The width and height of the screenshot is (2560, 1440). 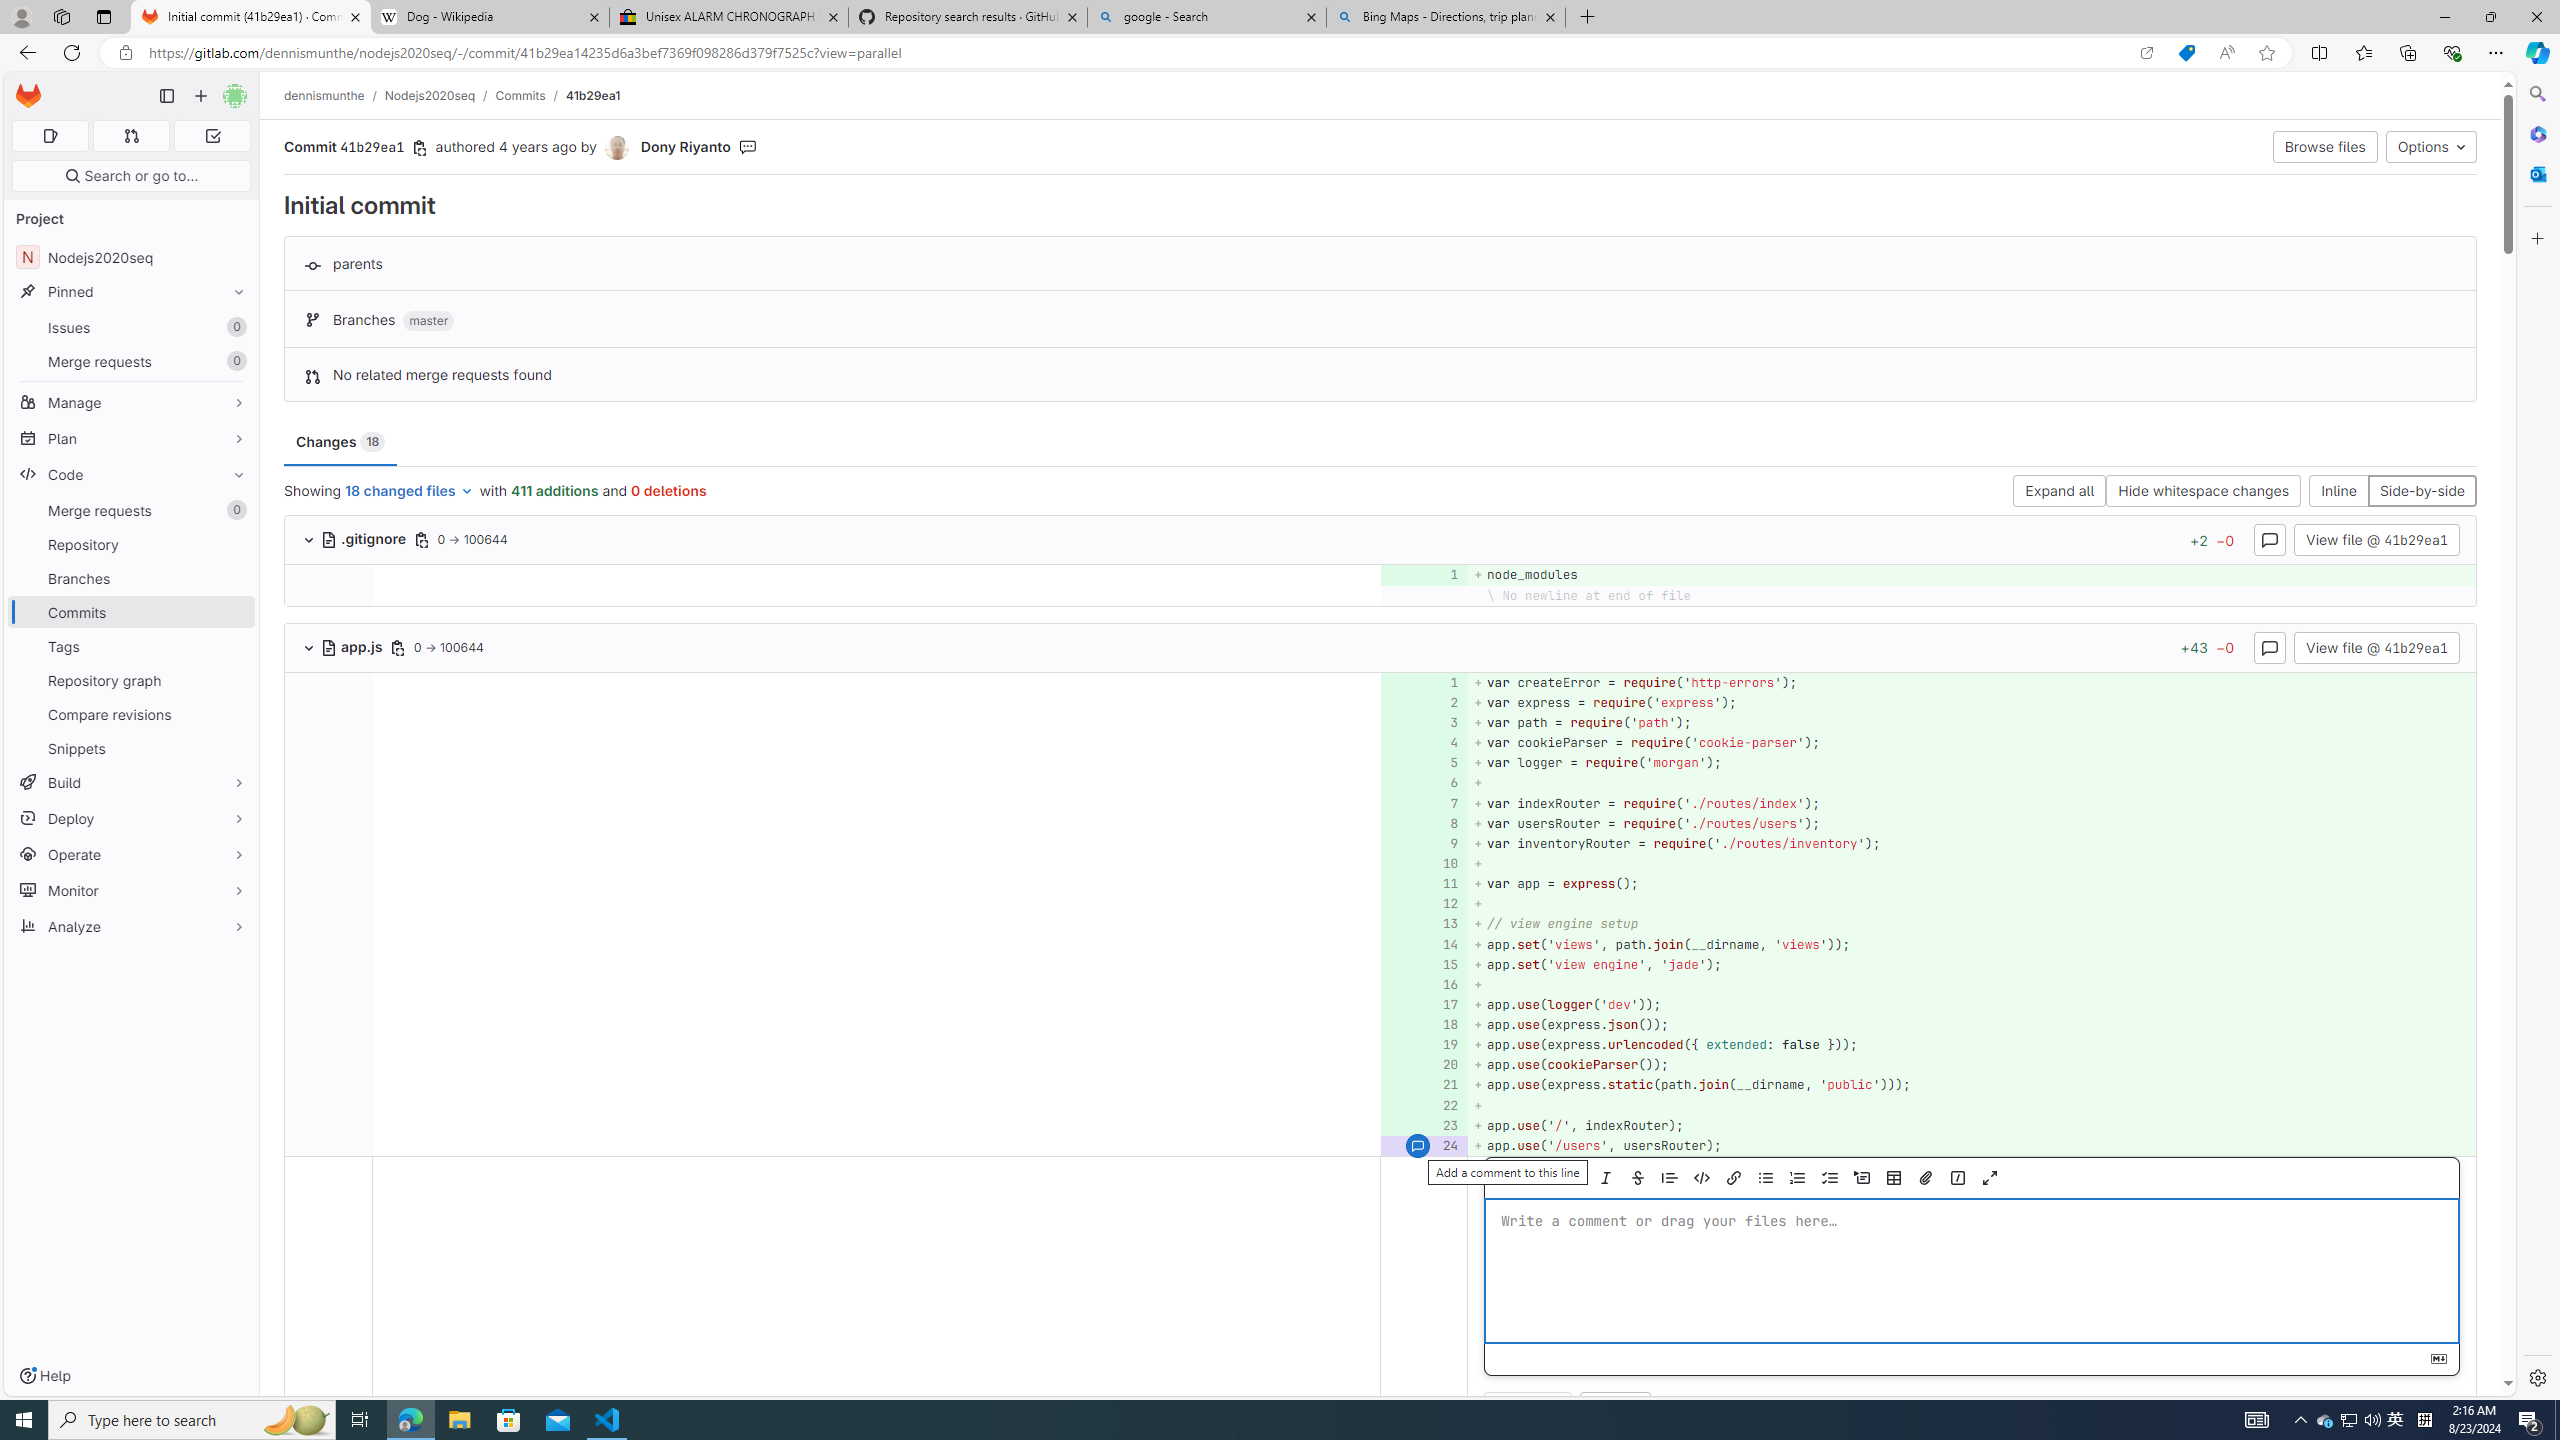 What do you see at coordinates (1970, 742) in the screenshot?
I see `'+ var cookieParser = require('` at bounding box center [1970, 742].